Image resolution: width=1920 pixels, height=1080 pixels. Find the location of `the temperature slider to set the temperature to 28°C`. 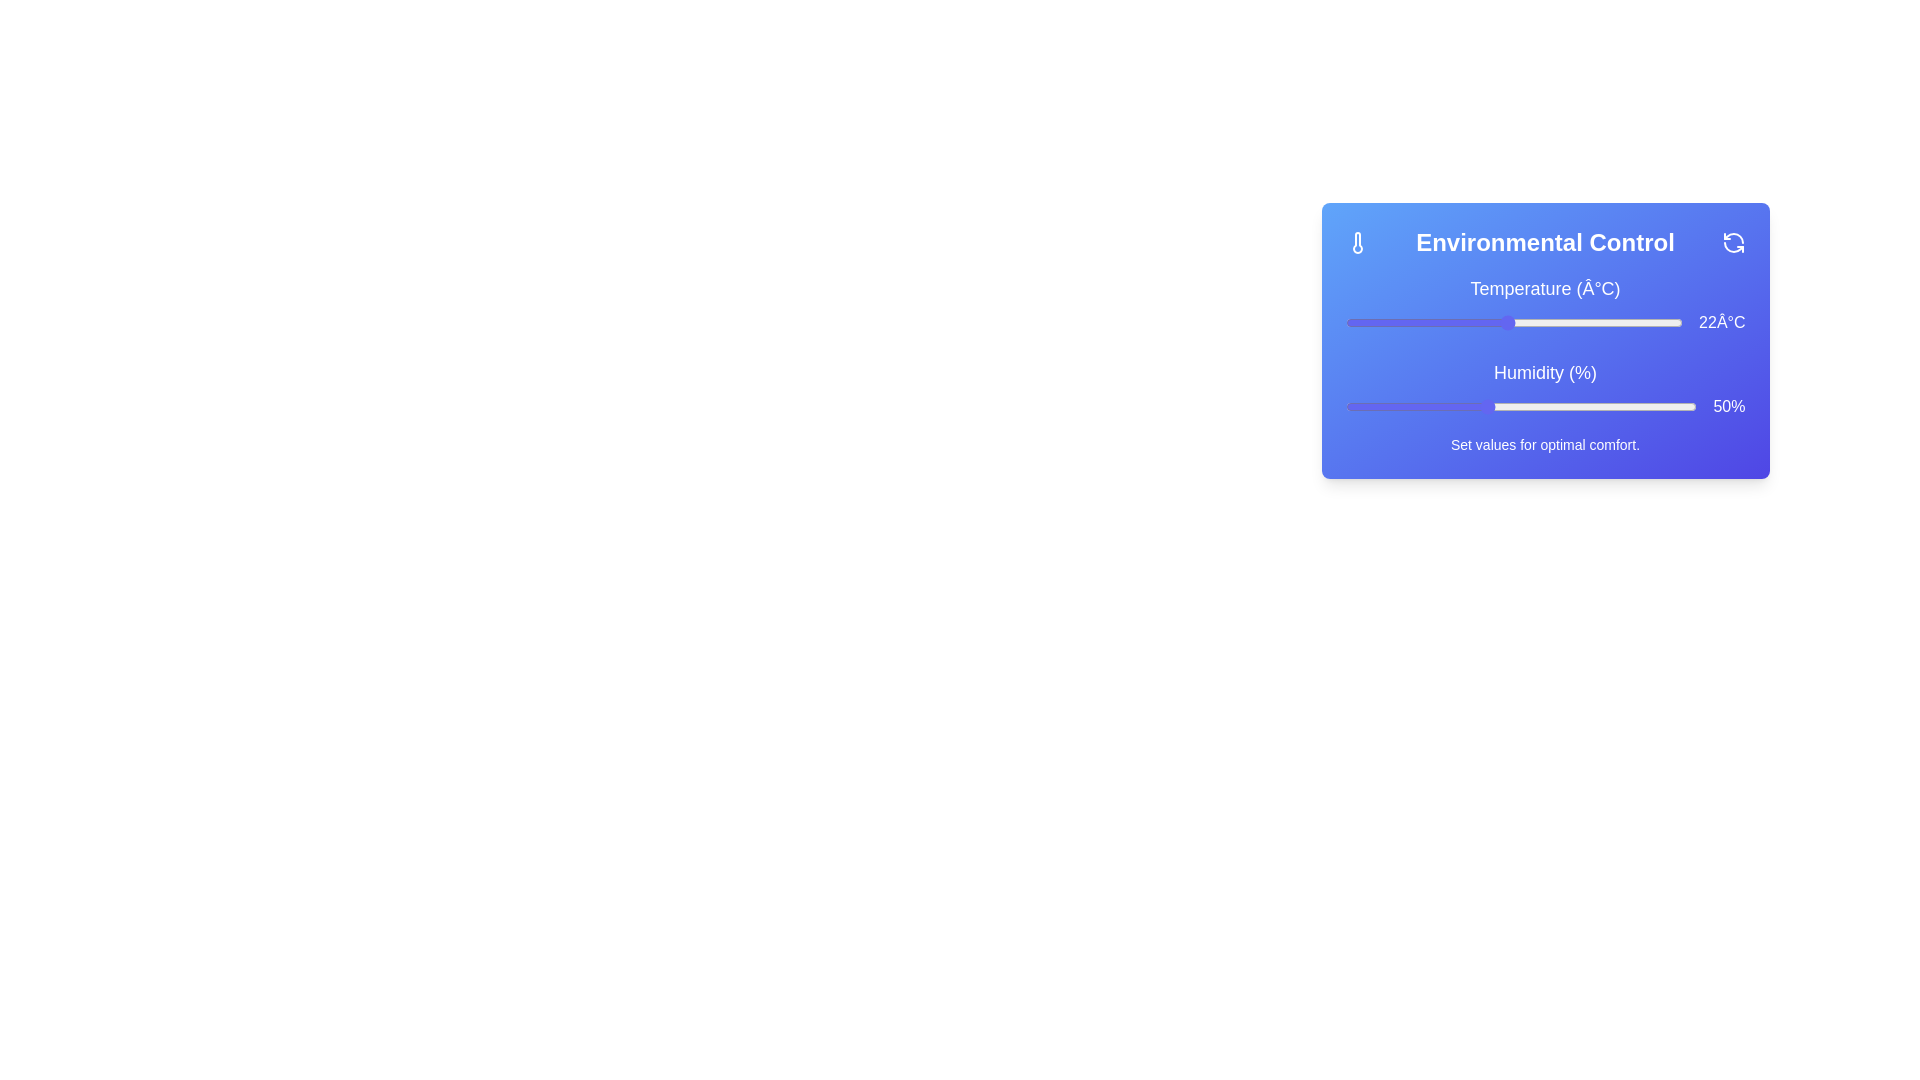

the temperature slider to set the temperature to 28°C is located at coordinates (1587, 322).